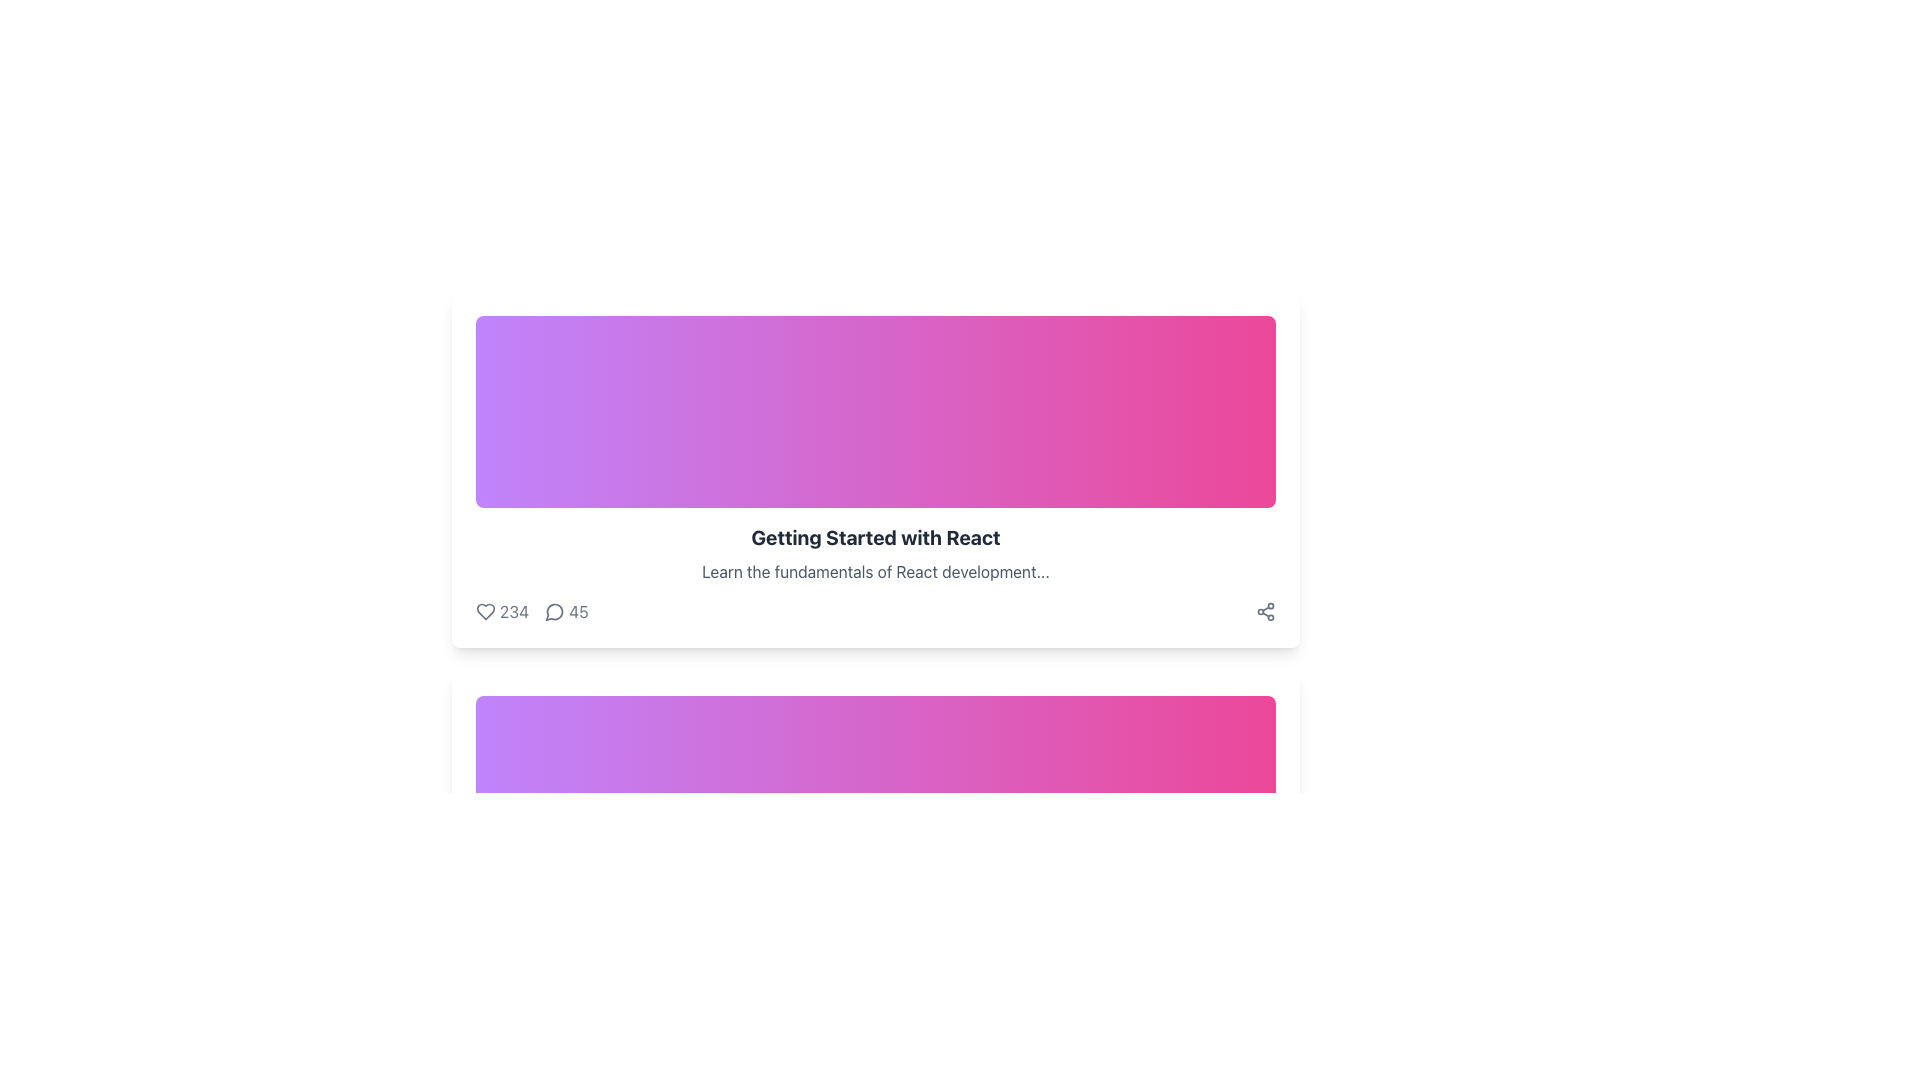  Describe the element at coordinates (554, 611) in the screenshot. I see `the messaging icon located in the central bottom area of the rectangular card interface` at that location.